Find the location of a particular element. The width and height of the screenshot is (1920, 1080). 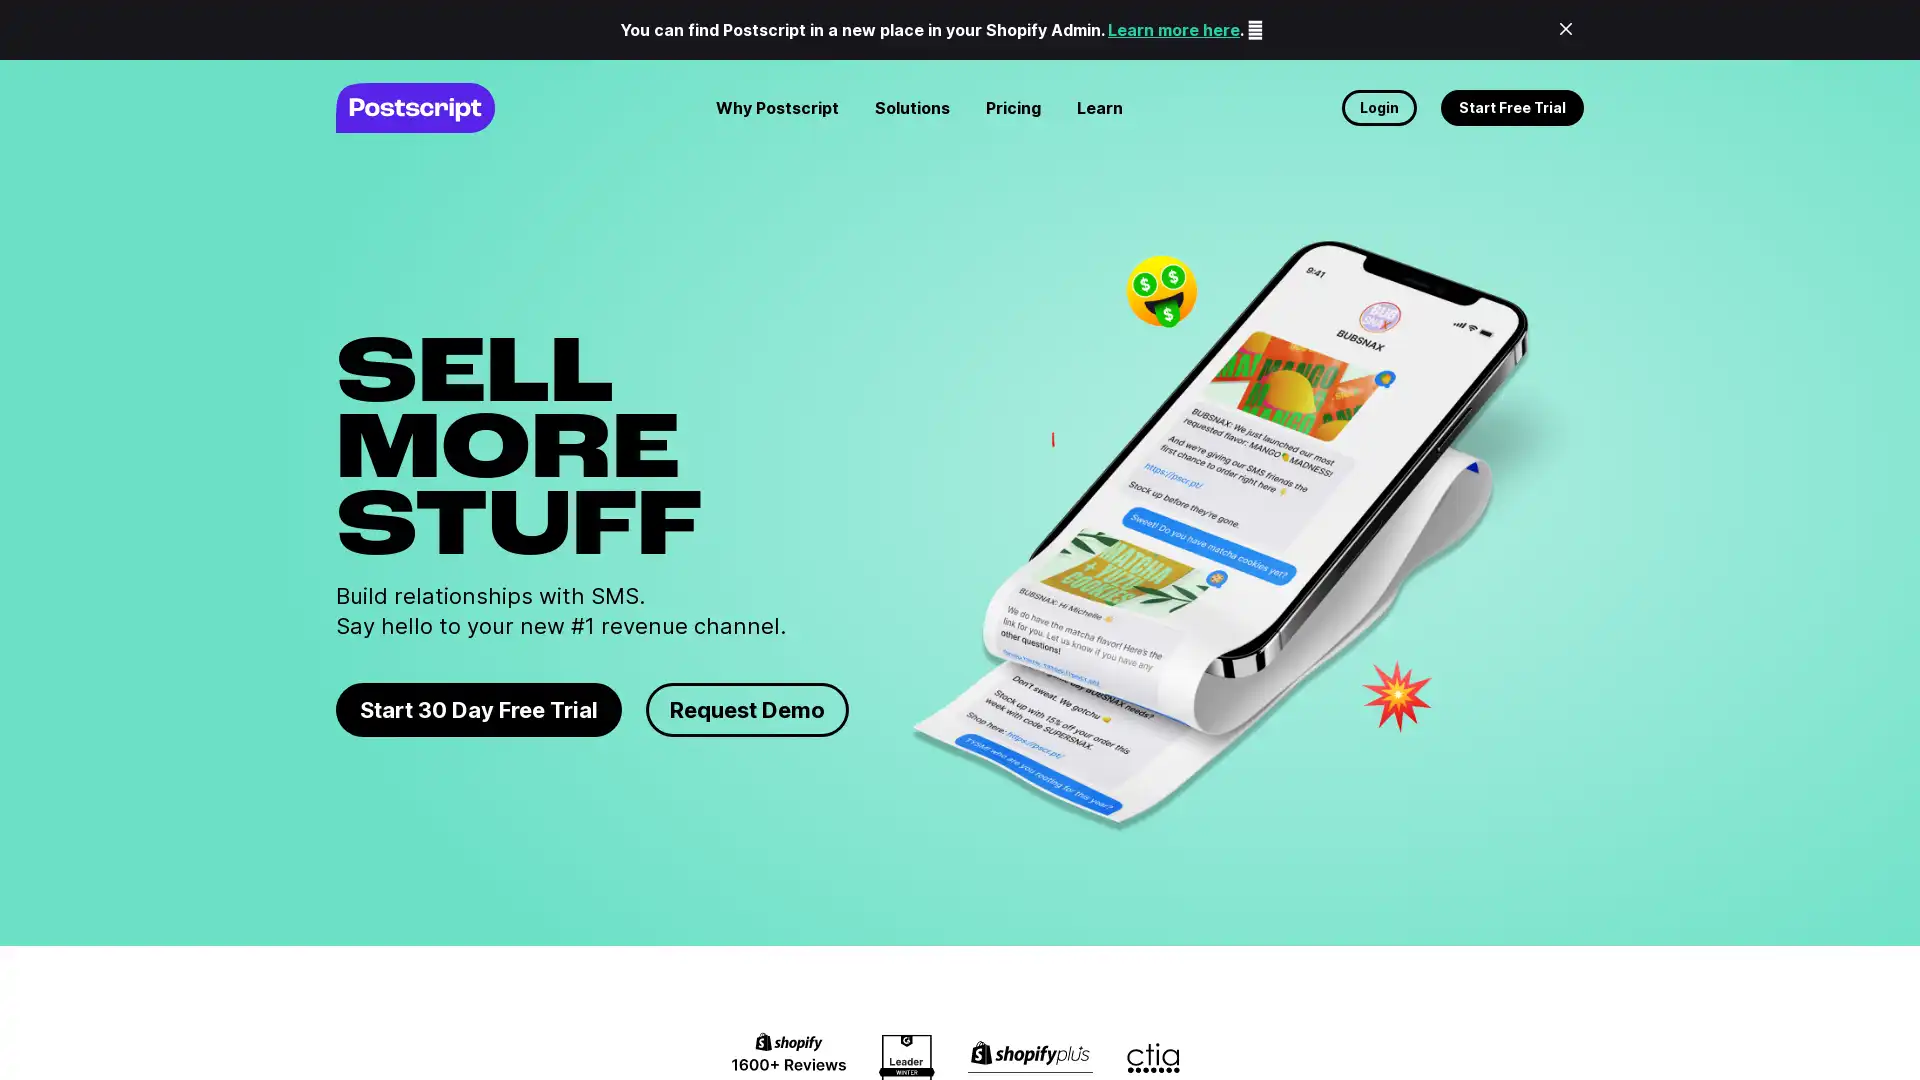

Solutions is located at coordinates (910, 107).